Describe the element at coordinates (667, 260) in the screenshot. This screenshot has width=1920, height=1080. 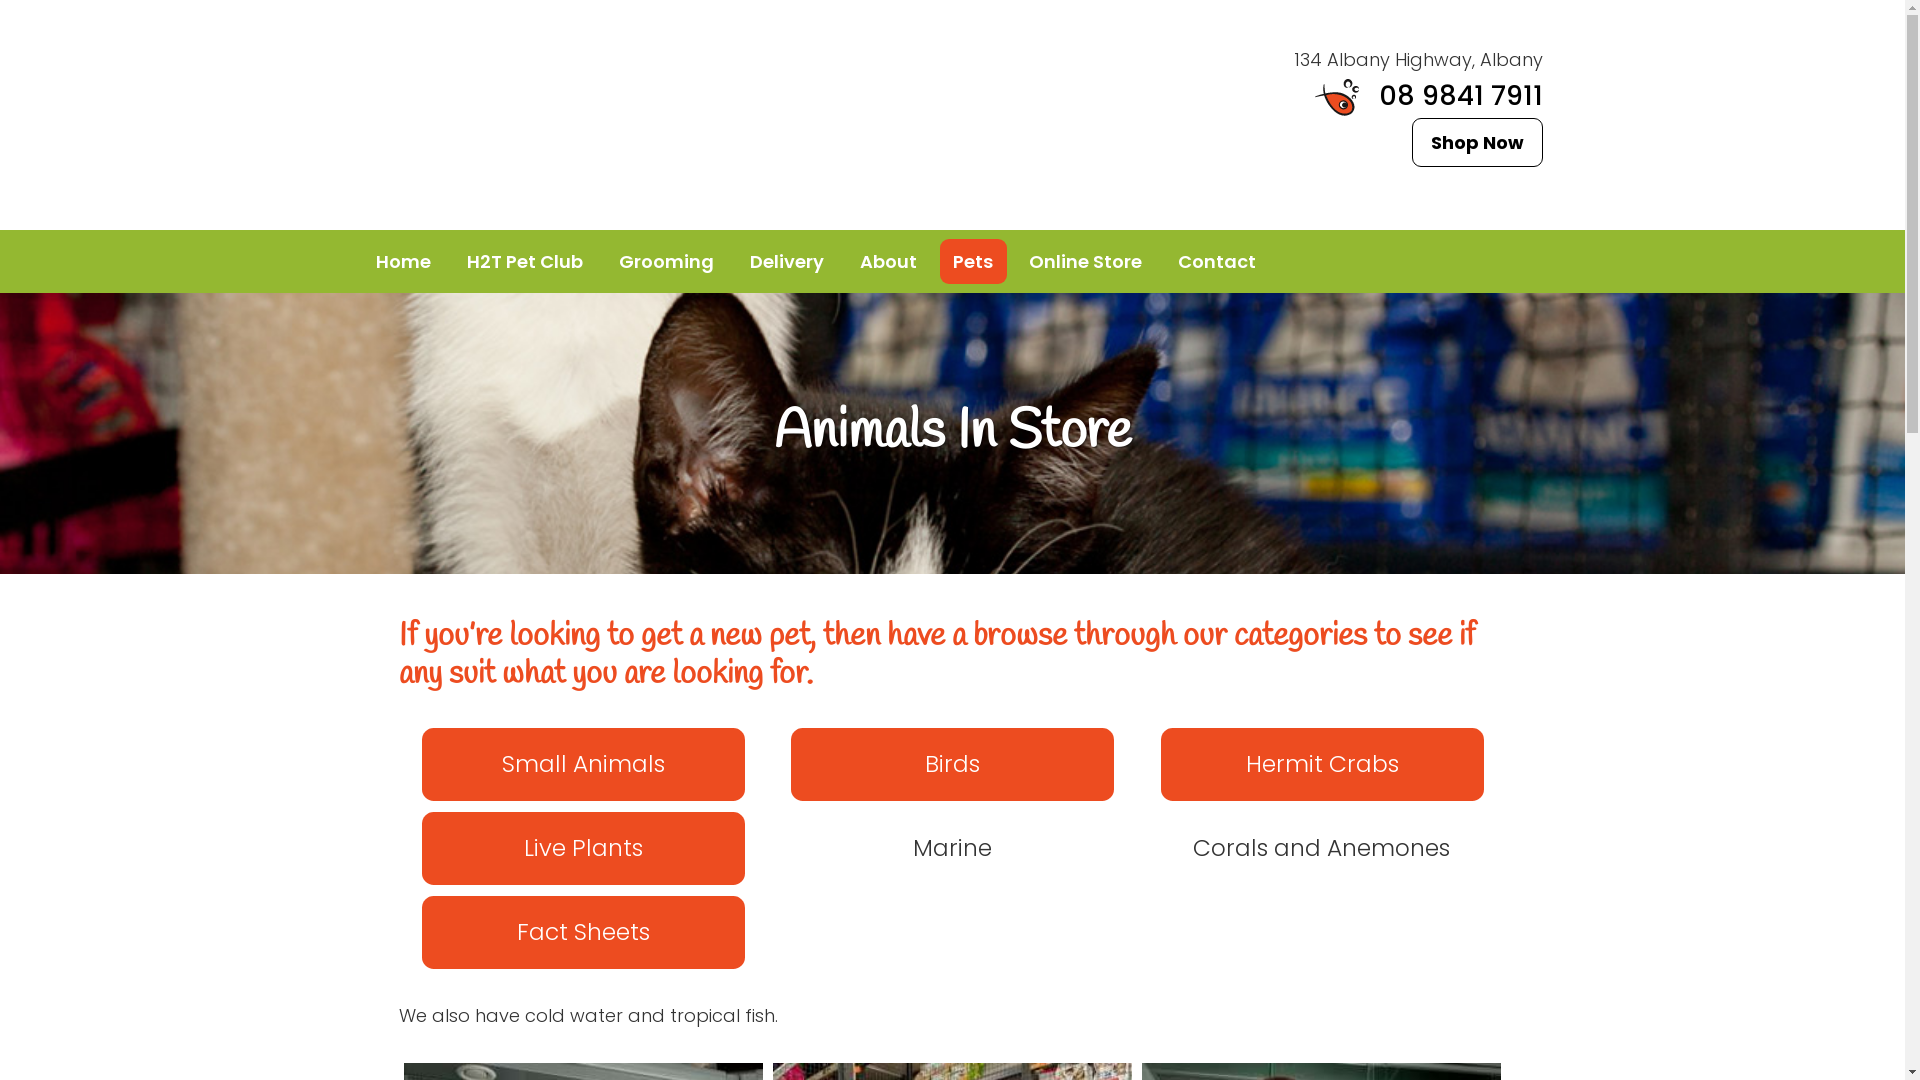
I see `'Grooming'` at that location.